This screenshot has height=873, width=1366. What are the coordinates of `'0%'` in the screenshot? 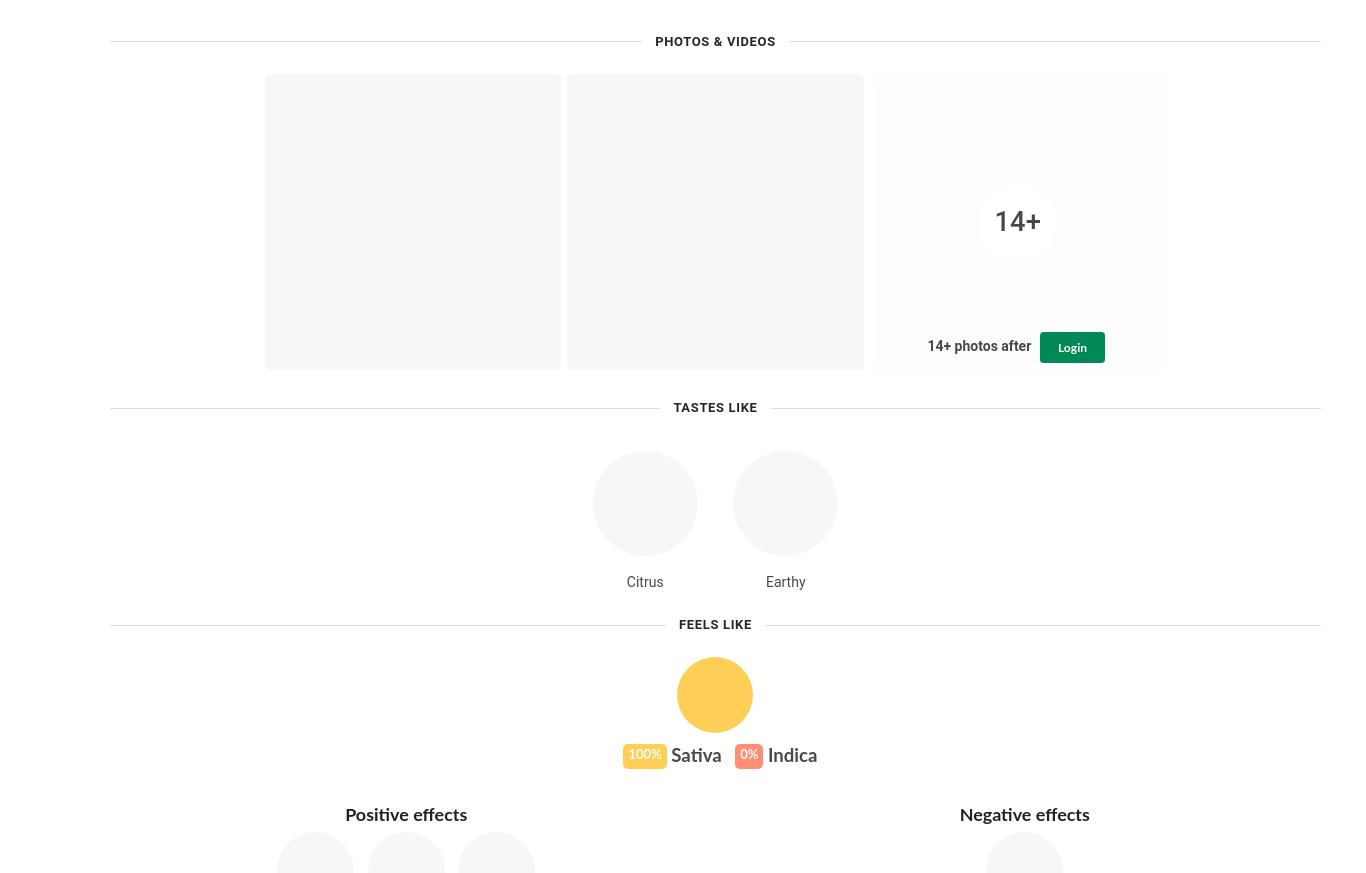 It's located at (748, 754).